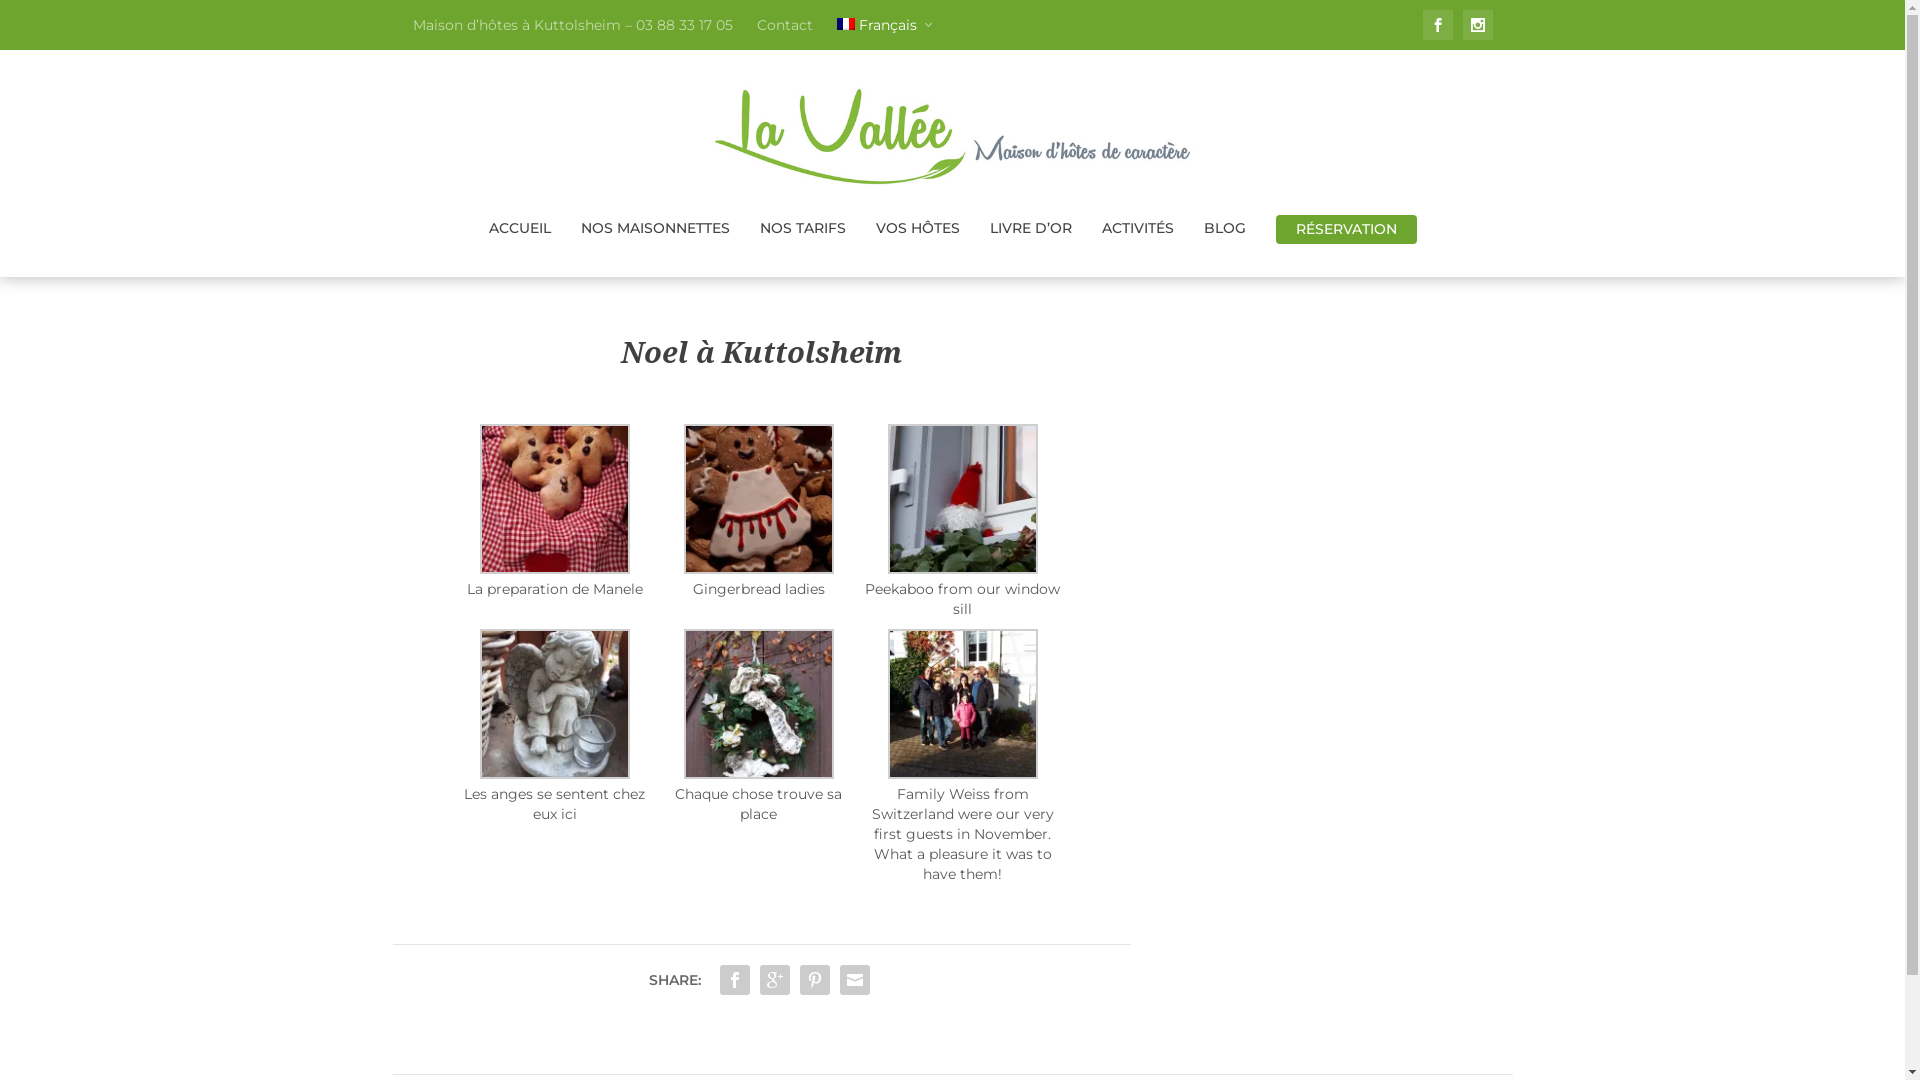  What do you see at coordinates (654, 234) in the screenshot?
I see `'NOS MAISONNETTES'` at bounding box center [654, 234].